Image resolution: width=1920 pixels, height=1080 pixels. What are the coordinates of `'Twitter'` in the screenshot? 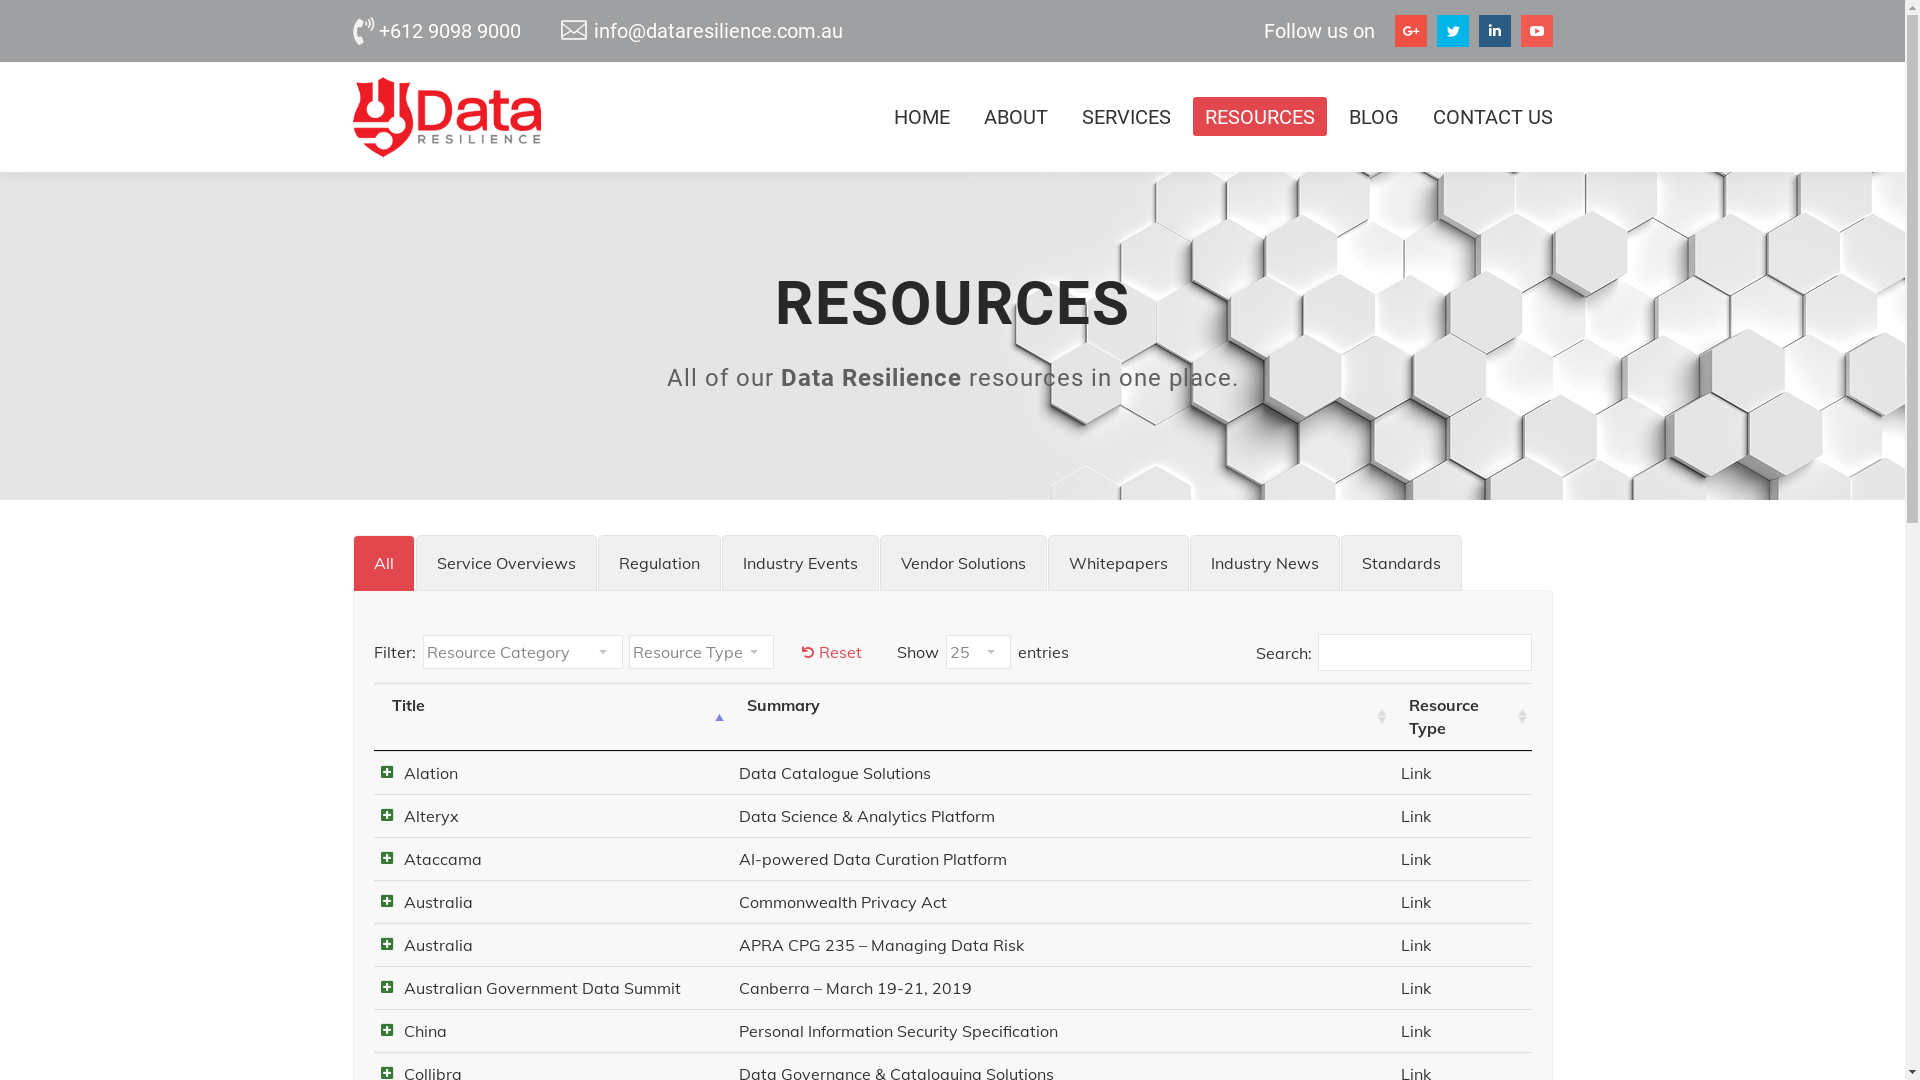 It's located at (1451, 30).